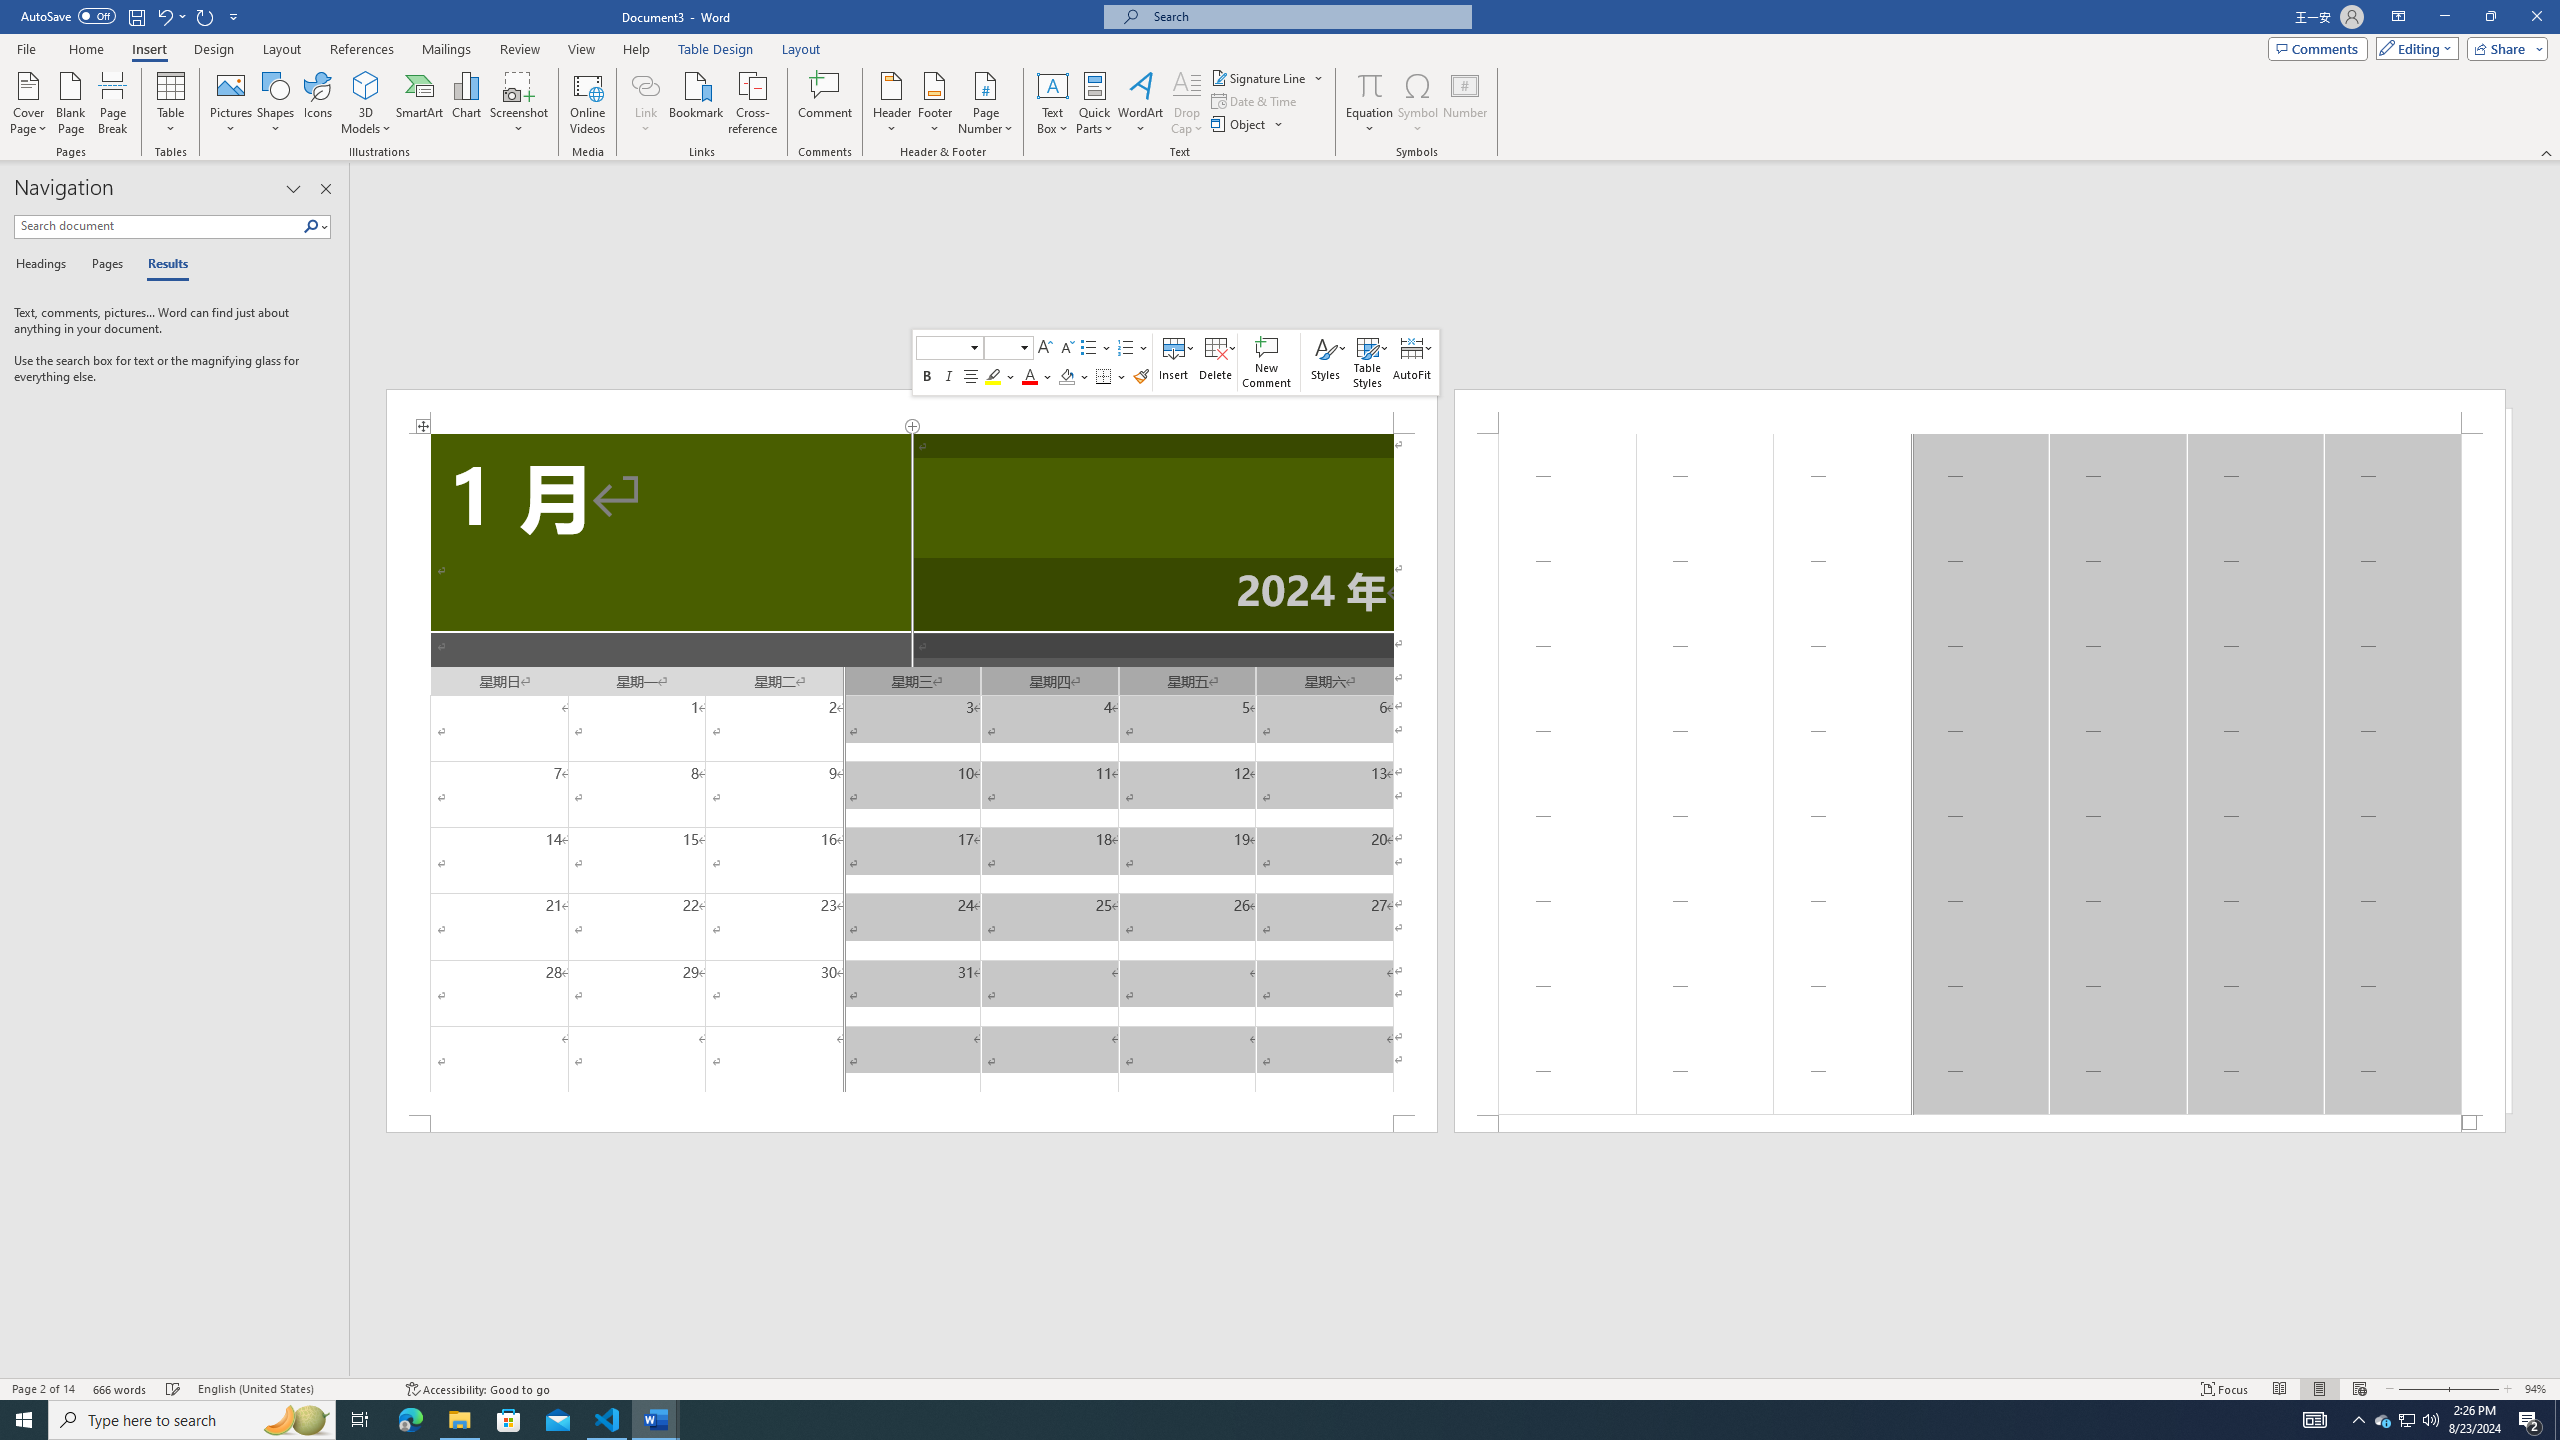 Image resolution: width=2560 pixels, height=1440 pixels. Describe the element at coordinates (276, 103) in the screenshot. I see `'Shapes'` at that location.